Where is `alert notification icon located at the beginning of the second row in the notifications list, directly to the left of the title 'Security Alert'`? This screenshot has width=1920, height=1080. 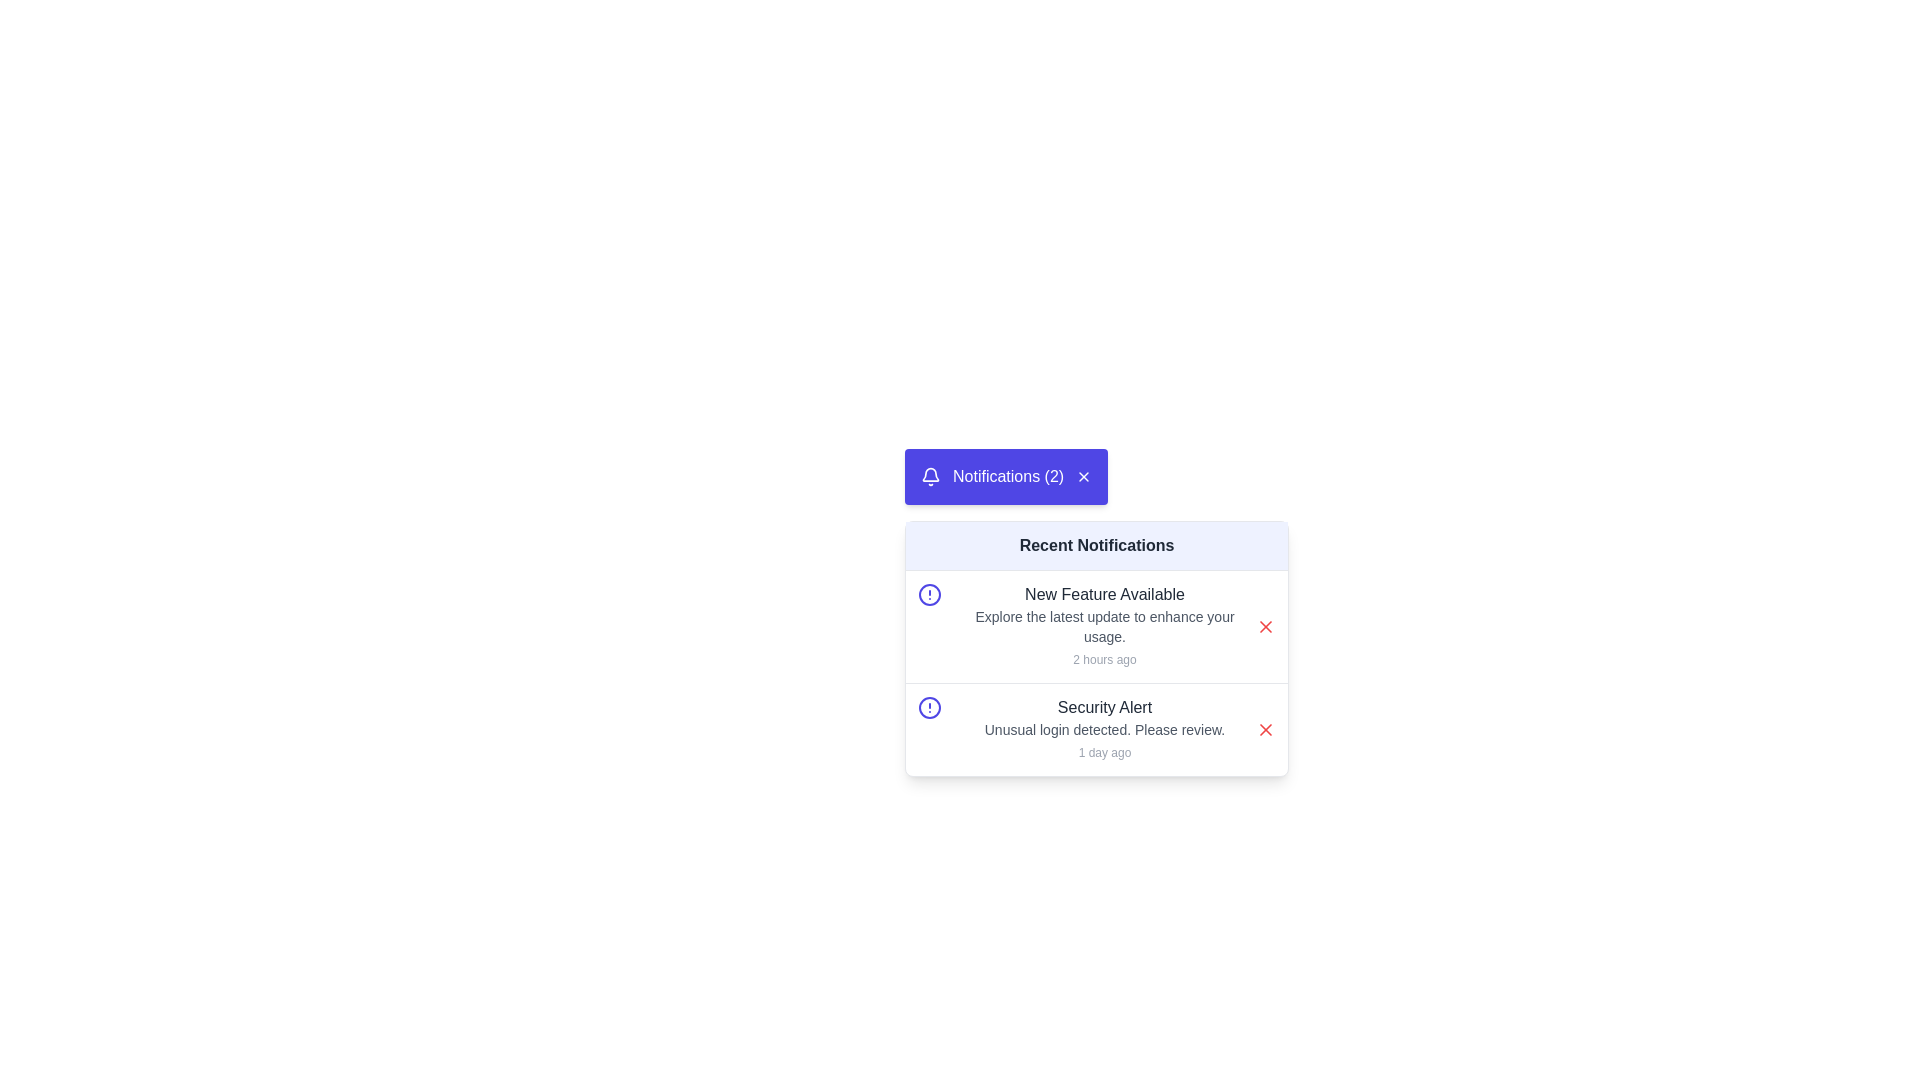 alert notification icon located at the beginning of the second row in the notifications list, directly to the left of the title 'Security Alert' is located at coordinates (929, 707).